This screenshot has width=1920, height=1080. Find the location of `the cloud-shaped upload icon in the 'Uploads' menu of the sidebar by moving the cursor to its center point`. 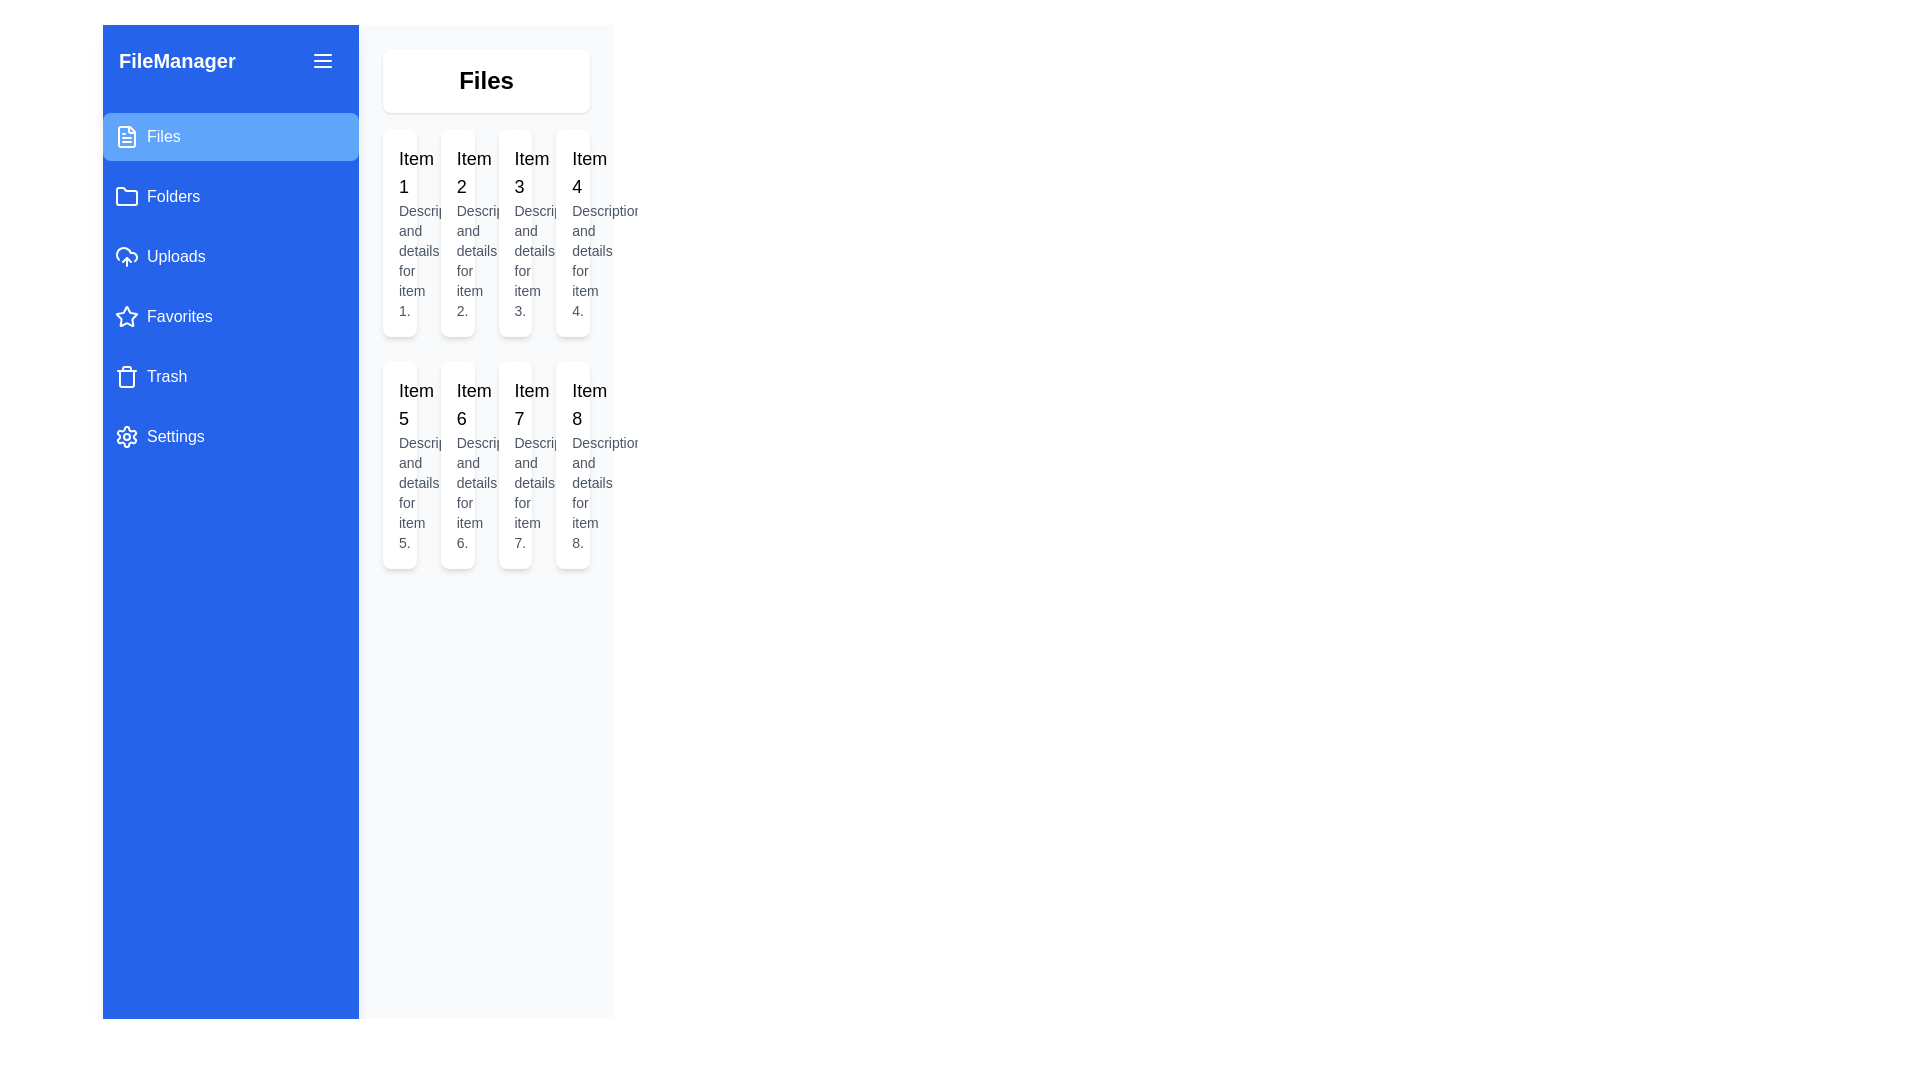

the cloud-shaped upload icon in the 'Uploads' menu of the sidebar by moving the cursor to its center point is located at coordinates (125, 256).